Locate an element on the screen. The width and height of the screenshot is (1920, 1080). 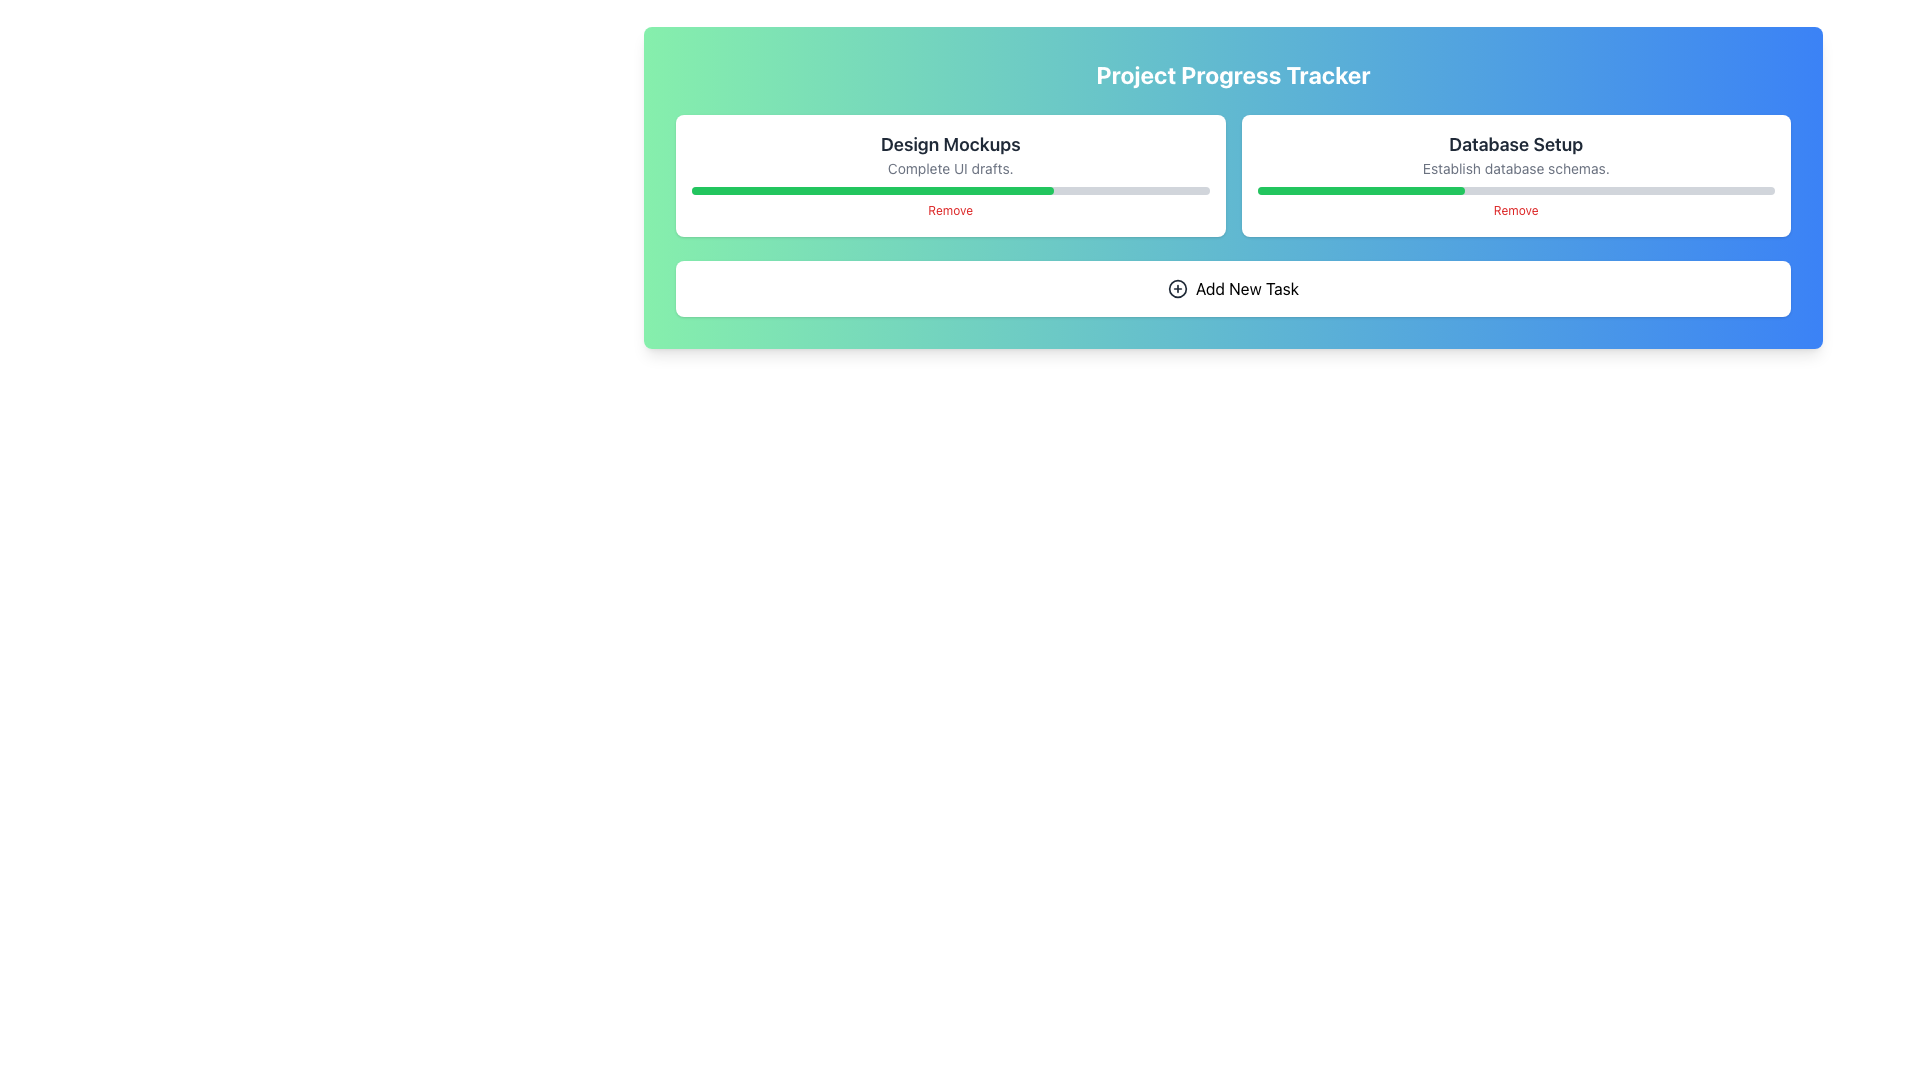
the static text displaying the description for 'Design Mockups', which is located below the title and above the progress bar and 'Remove' button is located at coordinates (949, 168).